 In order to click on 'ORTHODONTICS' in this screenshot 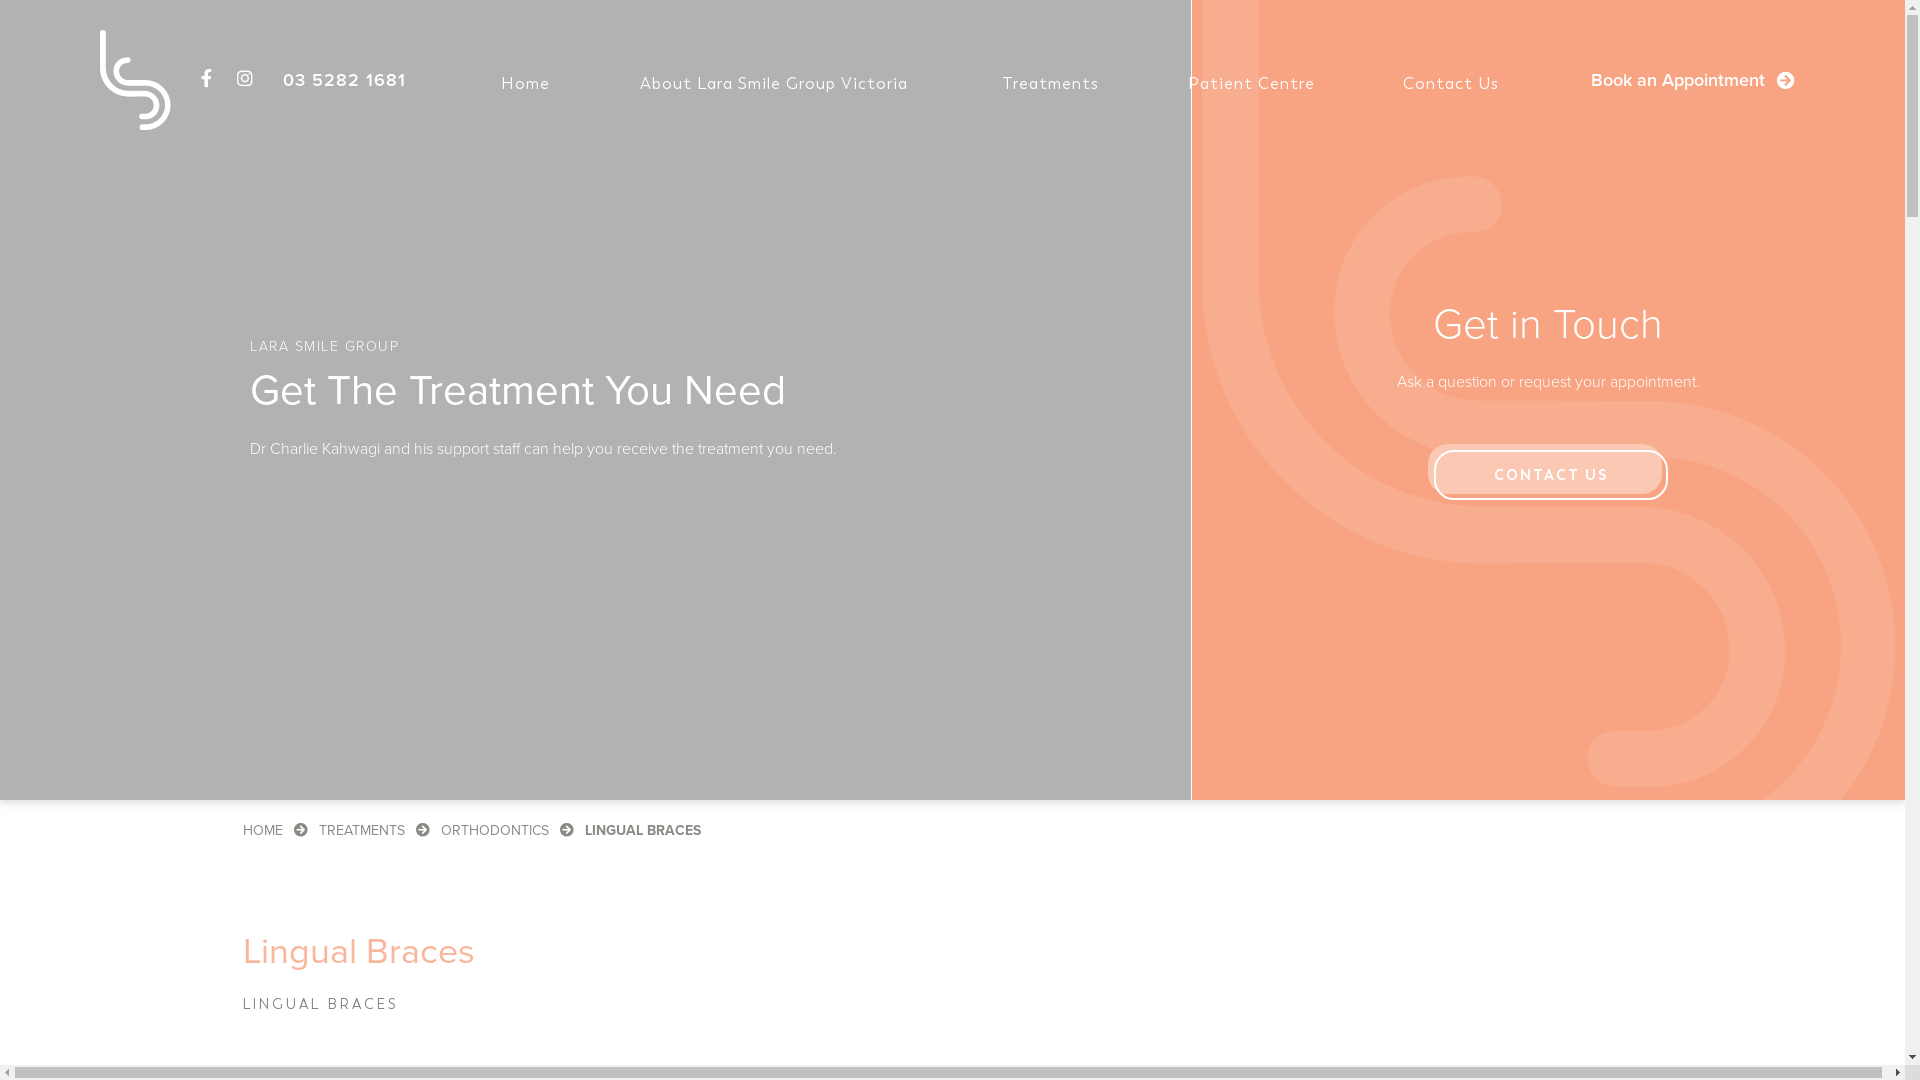, I will do `click(439, 830)`.